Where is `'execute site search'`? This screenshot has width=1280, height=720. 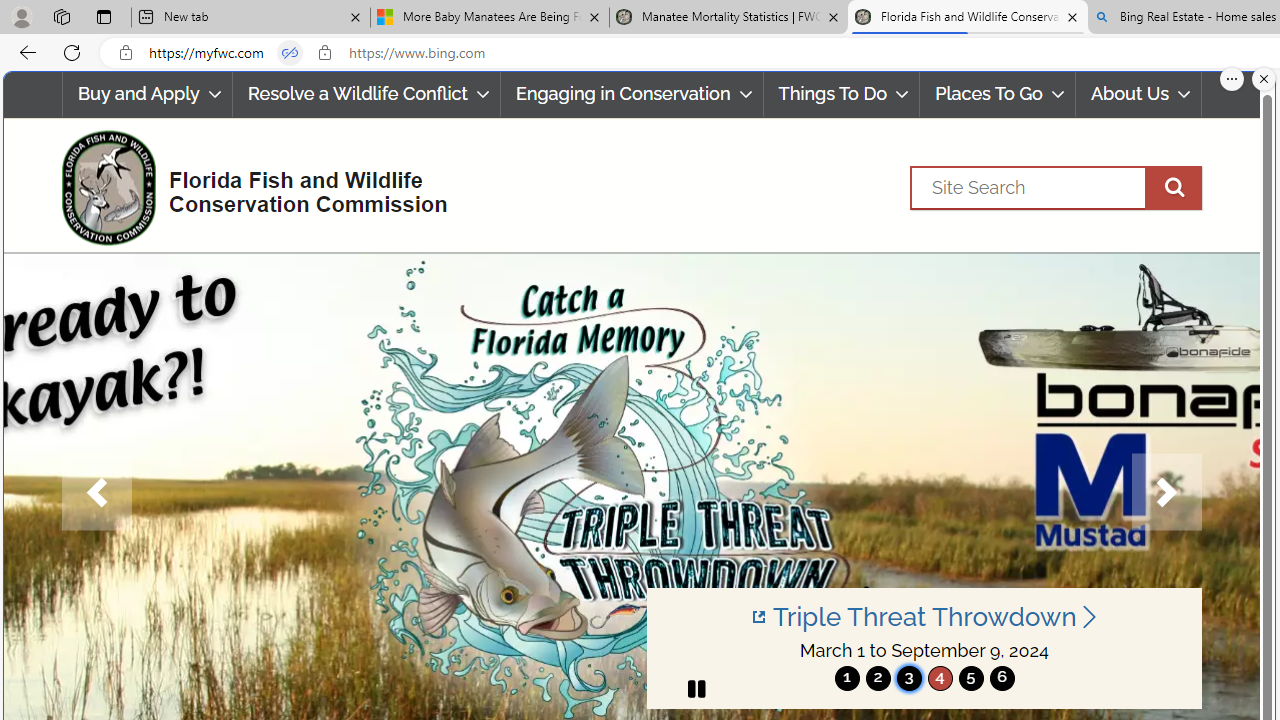 'execute site search' is located at coordinates (1173, 187).